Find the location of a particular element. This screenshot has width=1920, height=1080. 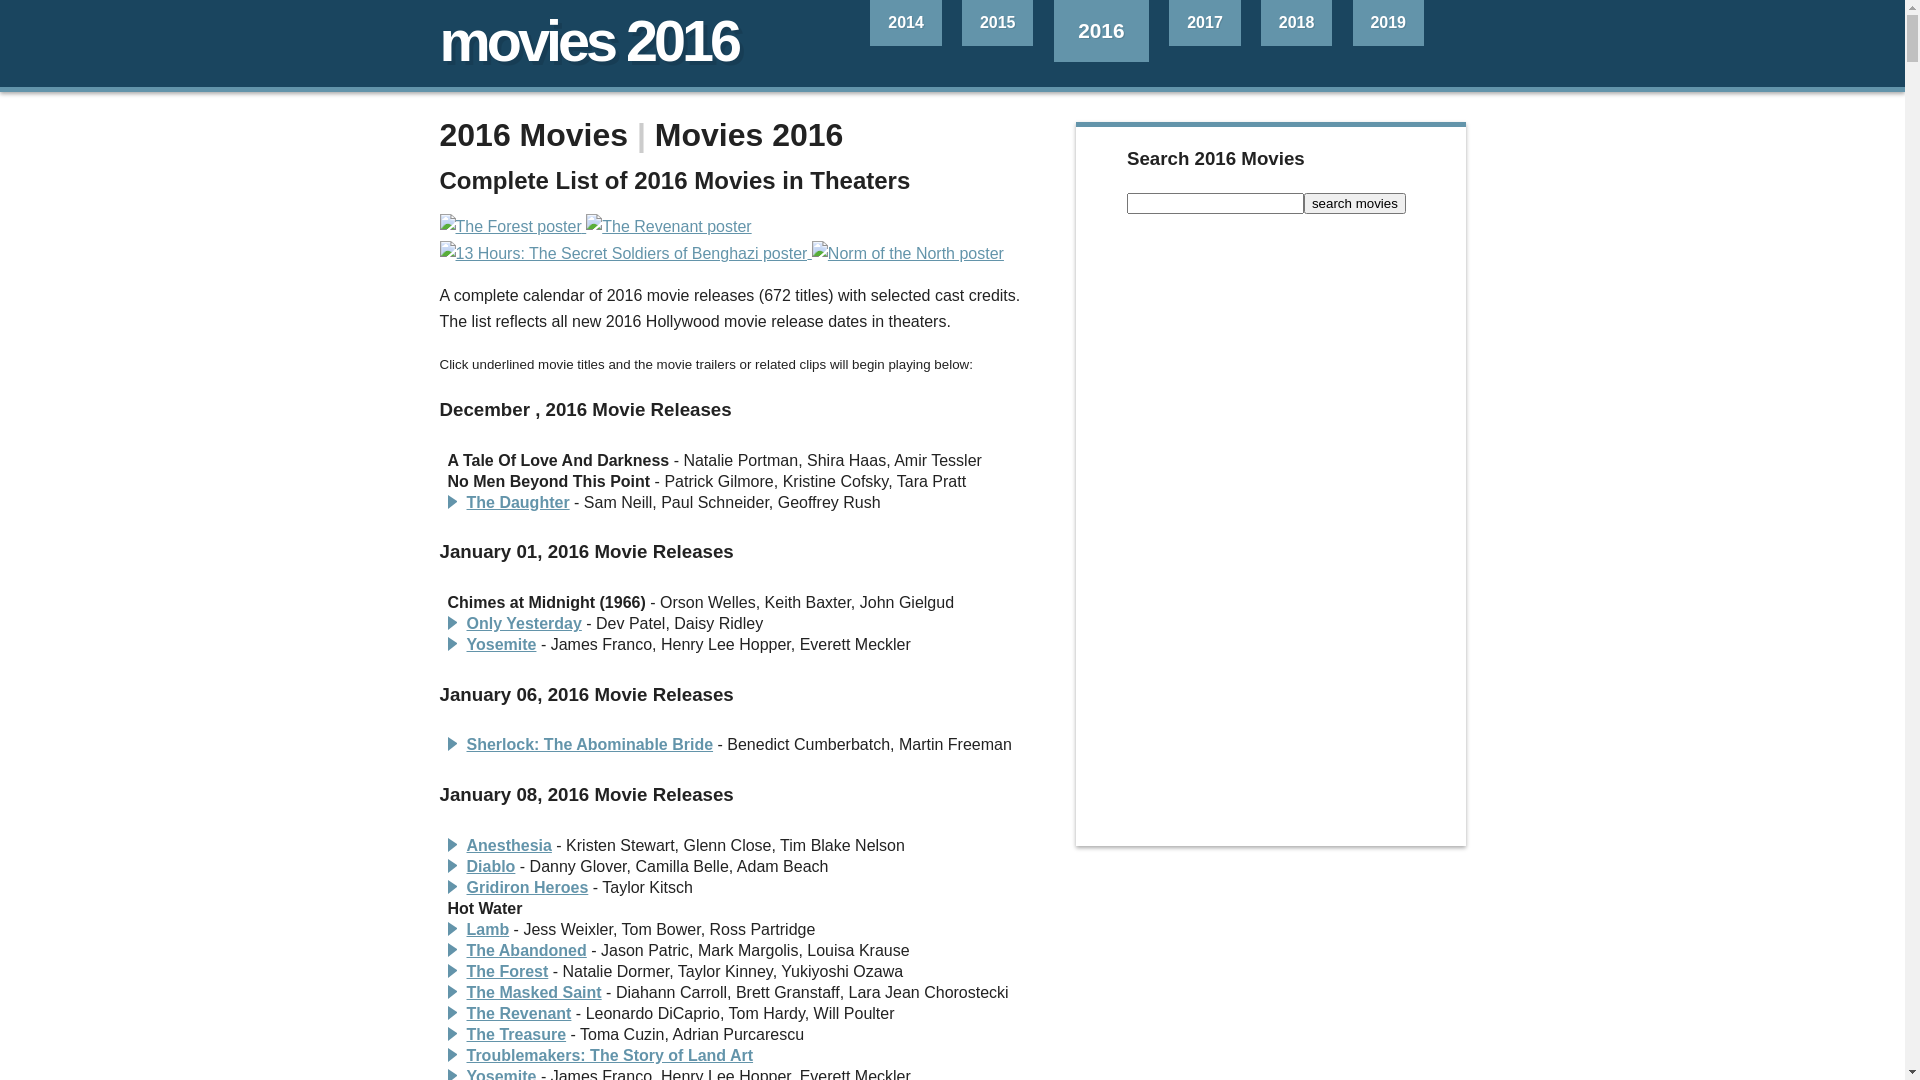

'2014' is located at coordinates (904, 23).